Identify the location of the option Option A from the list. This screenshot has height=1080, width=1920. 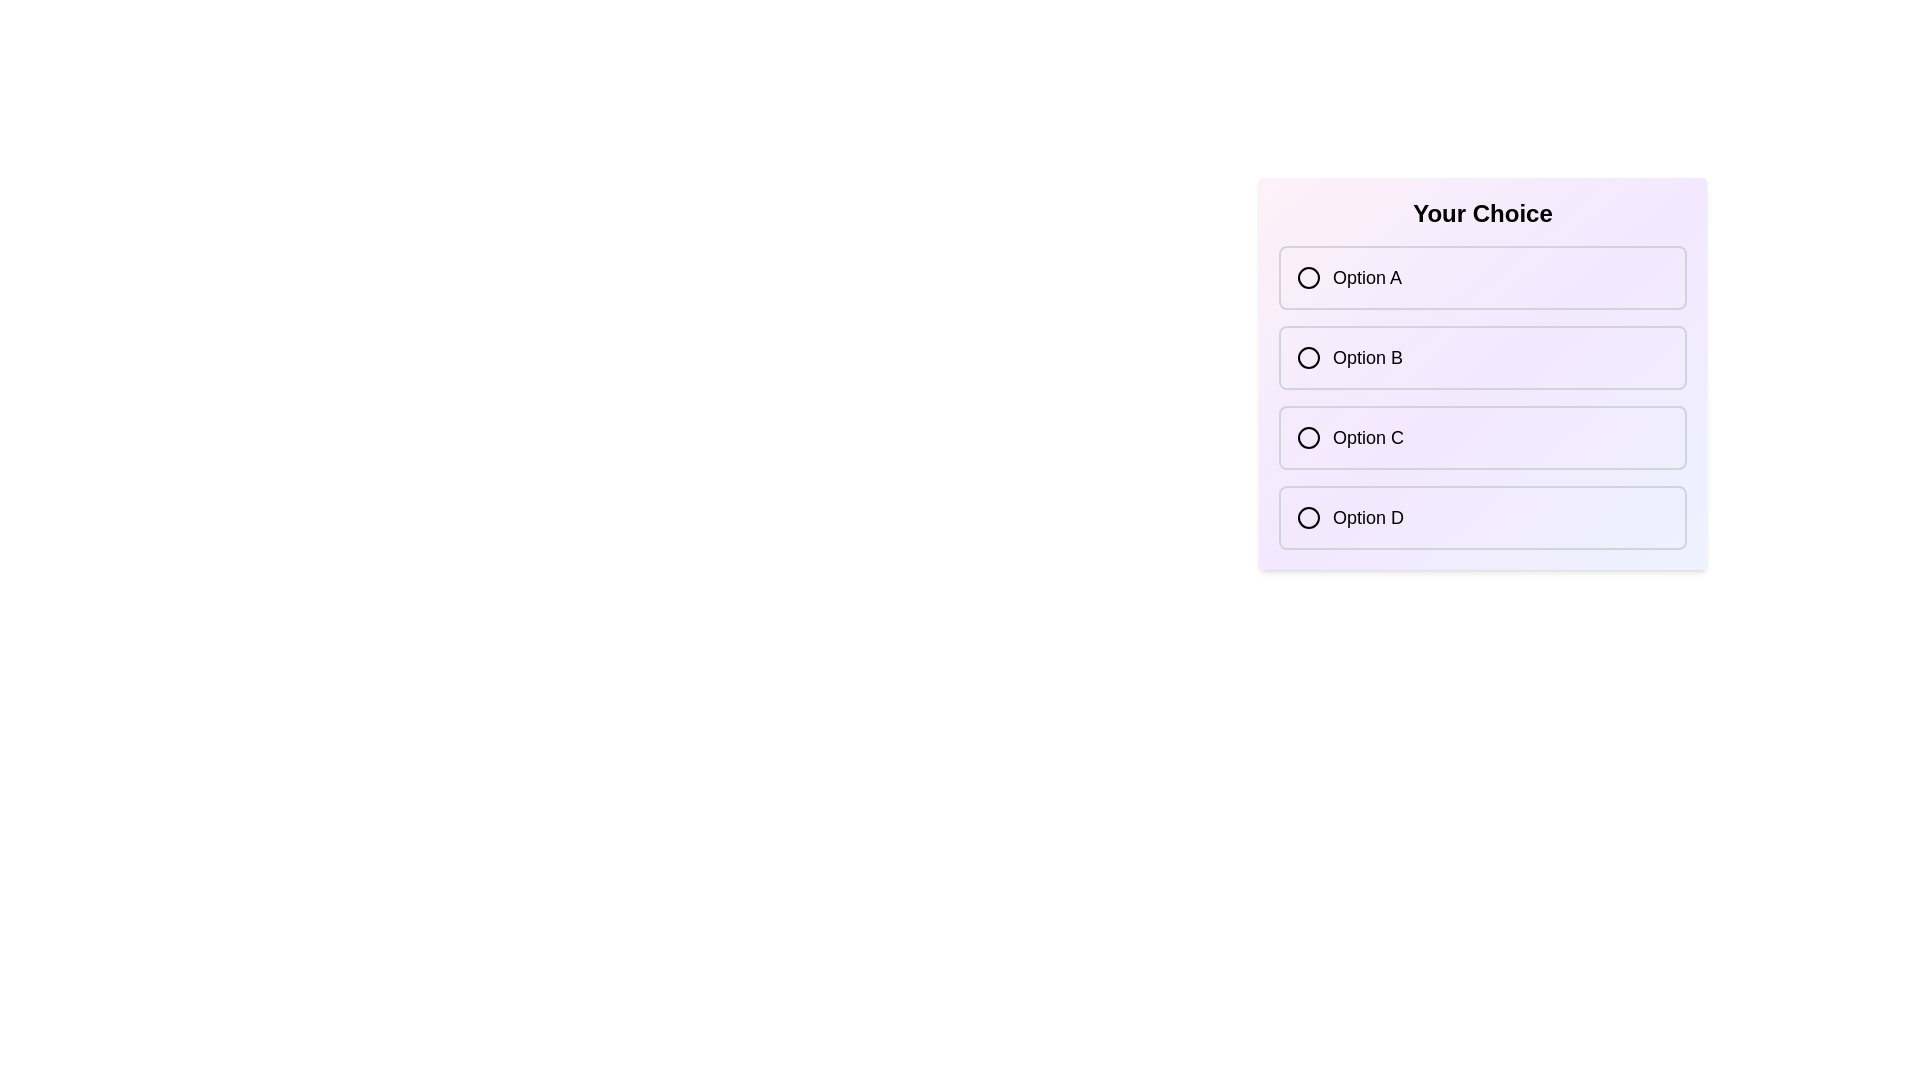
(1483, 277).